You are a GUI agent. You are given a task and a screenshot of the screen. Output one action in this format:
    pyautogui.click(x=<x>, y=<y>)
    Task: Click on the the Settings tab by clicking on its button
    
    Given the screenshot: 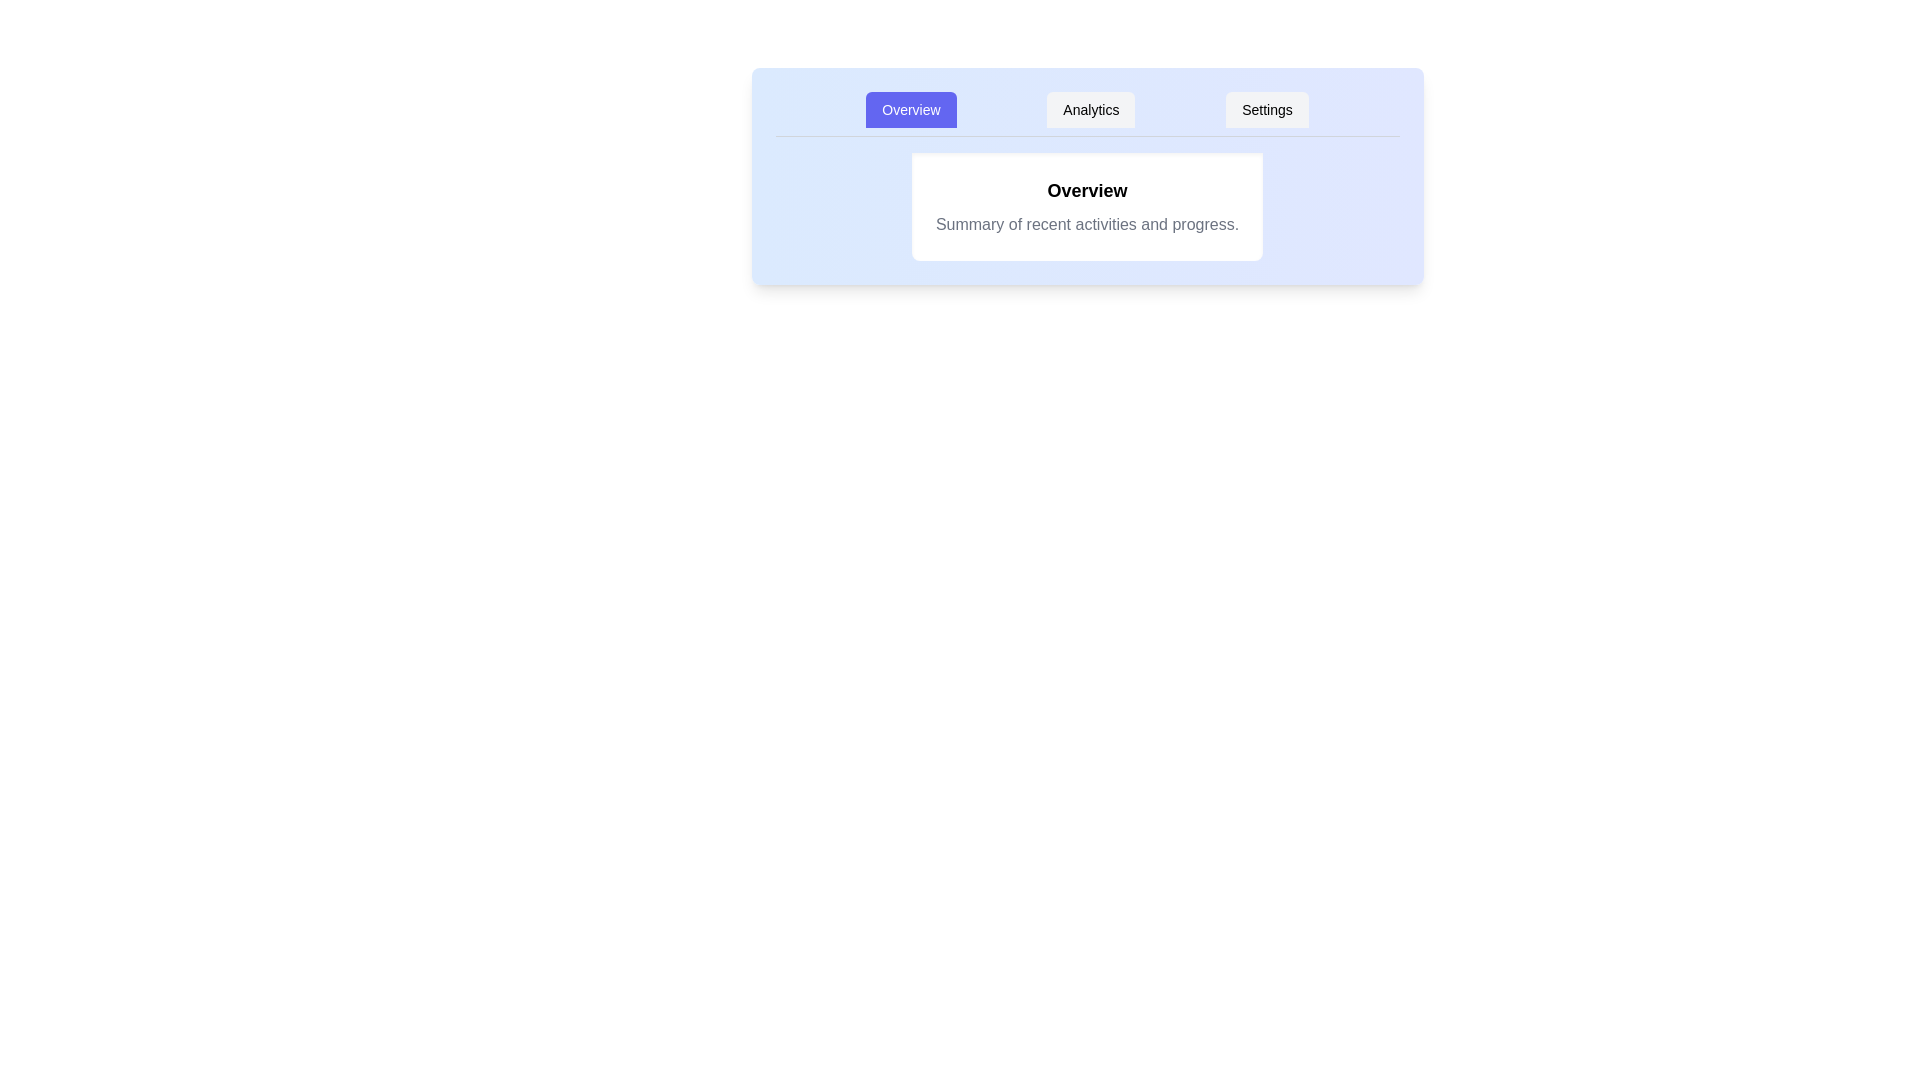 What is the action you would take?
    pyautogui.click(x=1266, y=110)
    